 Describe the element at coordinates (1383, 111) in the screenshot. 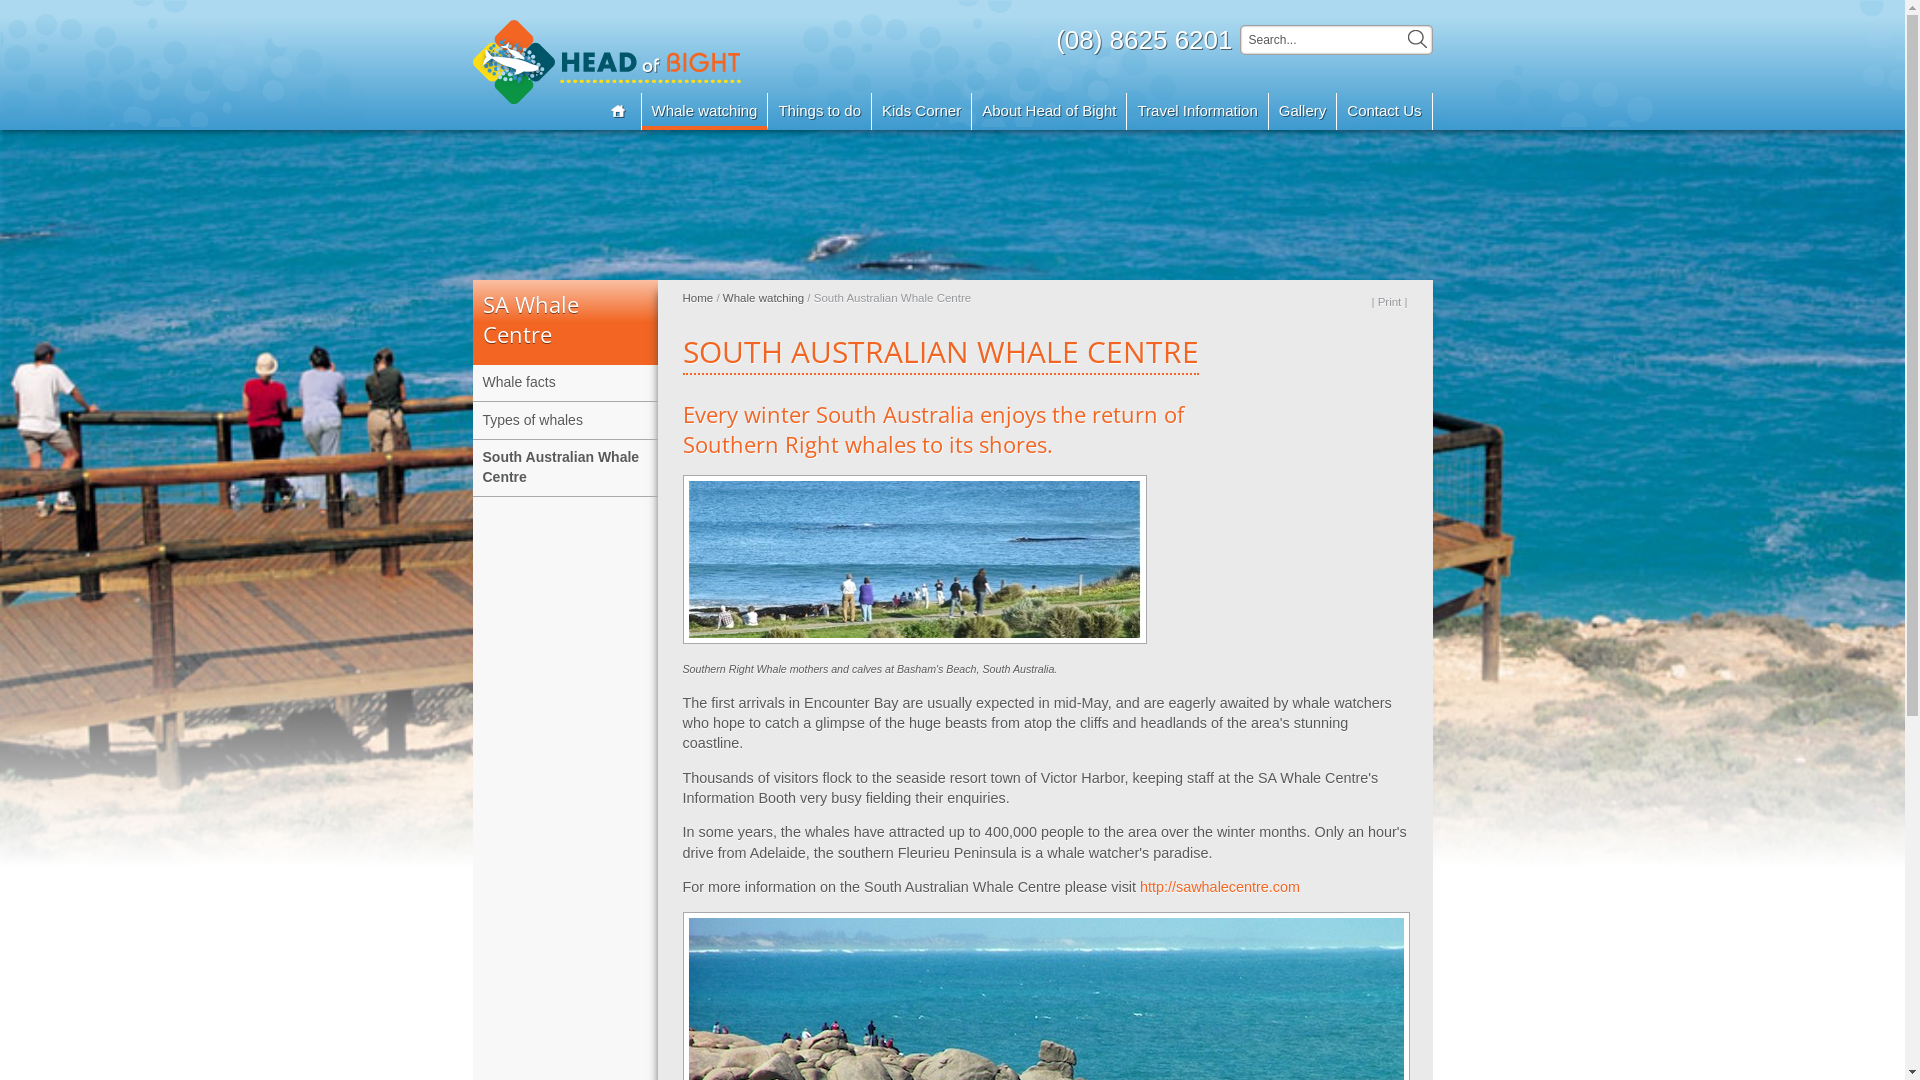

I see `'Contact Us'` at that location.